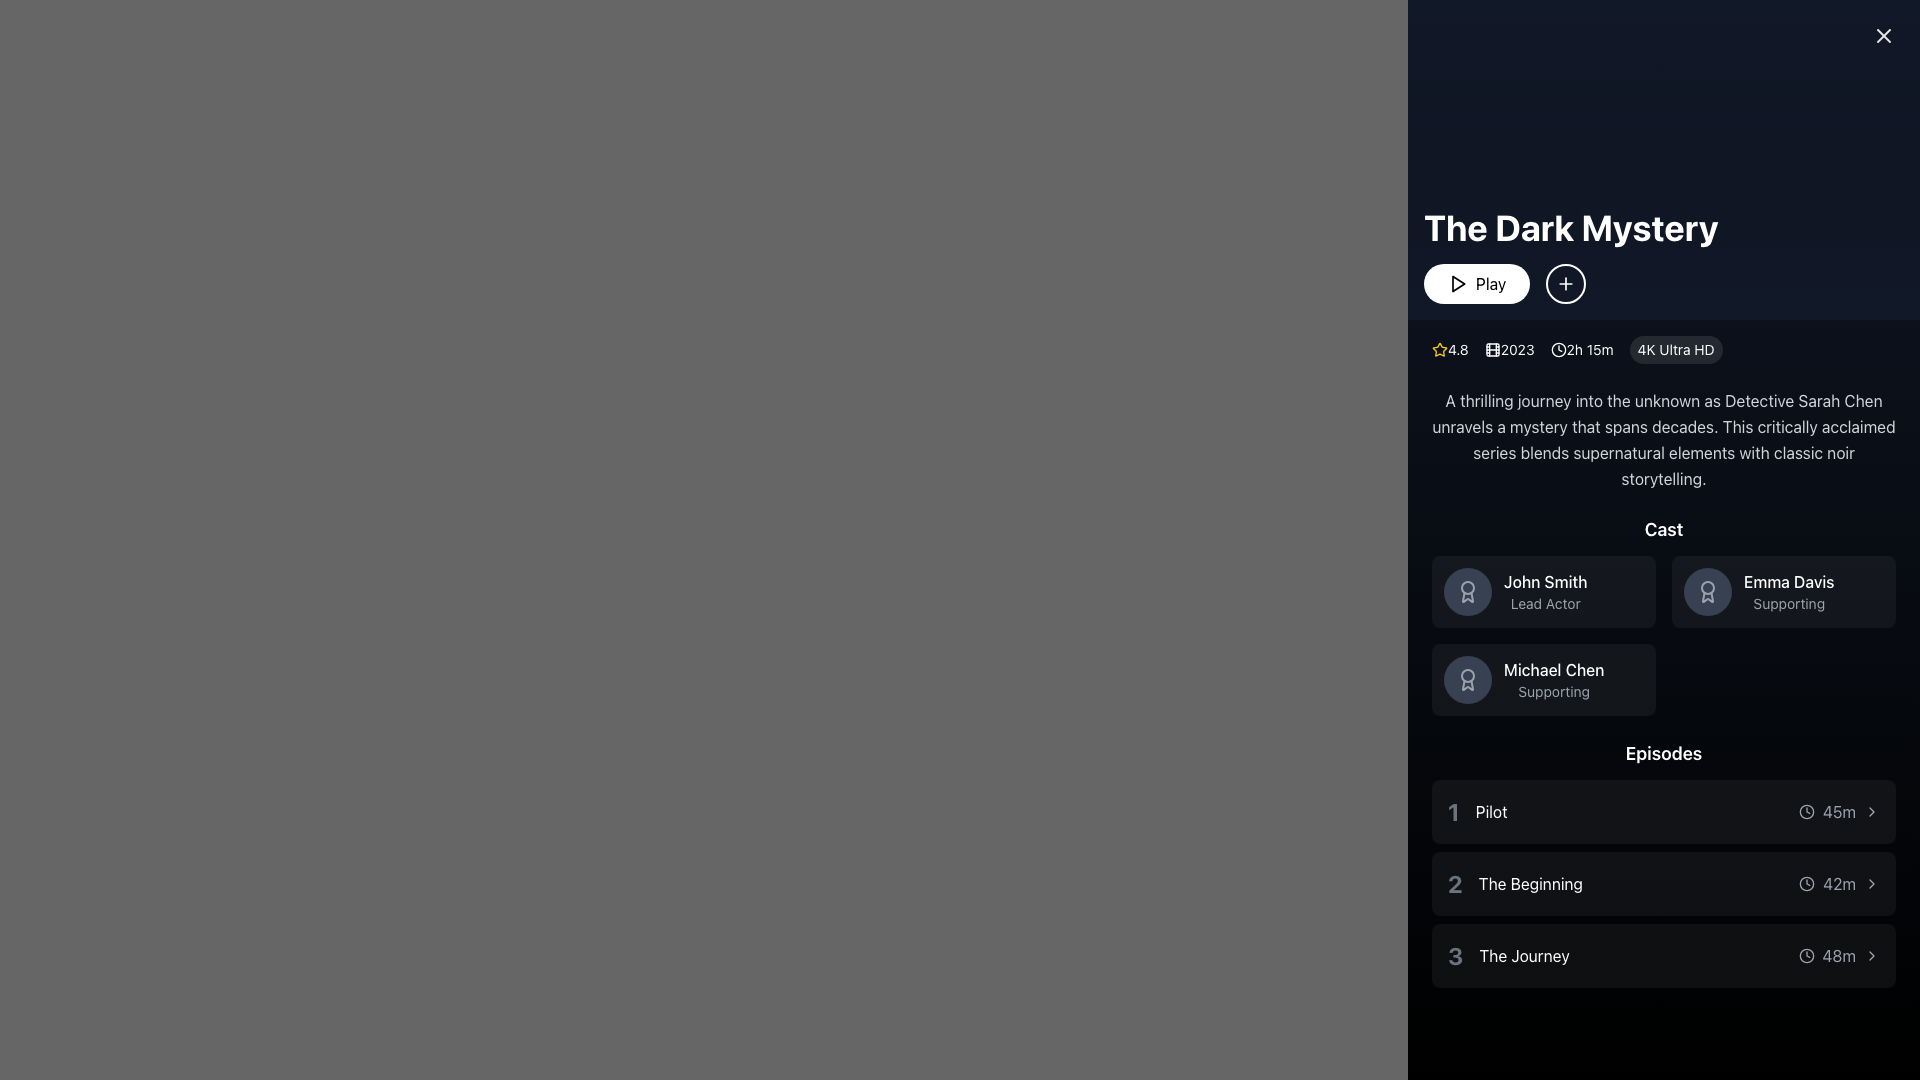 The image size is (1920, 1080). I want to click on the text label representing the title of the first episode, so click(1477, 812).